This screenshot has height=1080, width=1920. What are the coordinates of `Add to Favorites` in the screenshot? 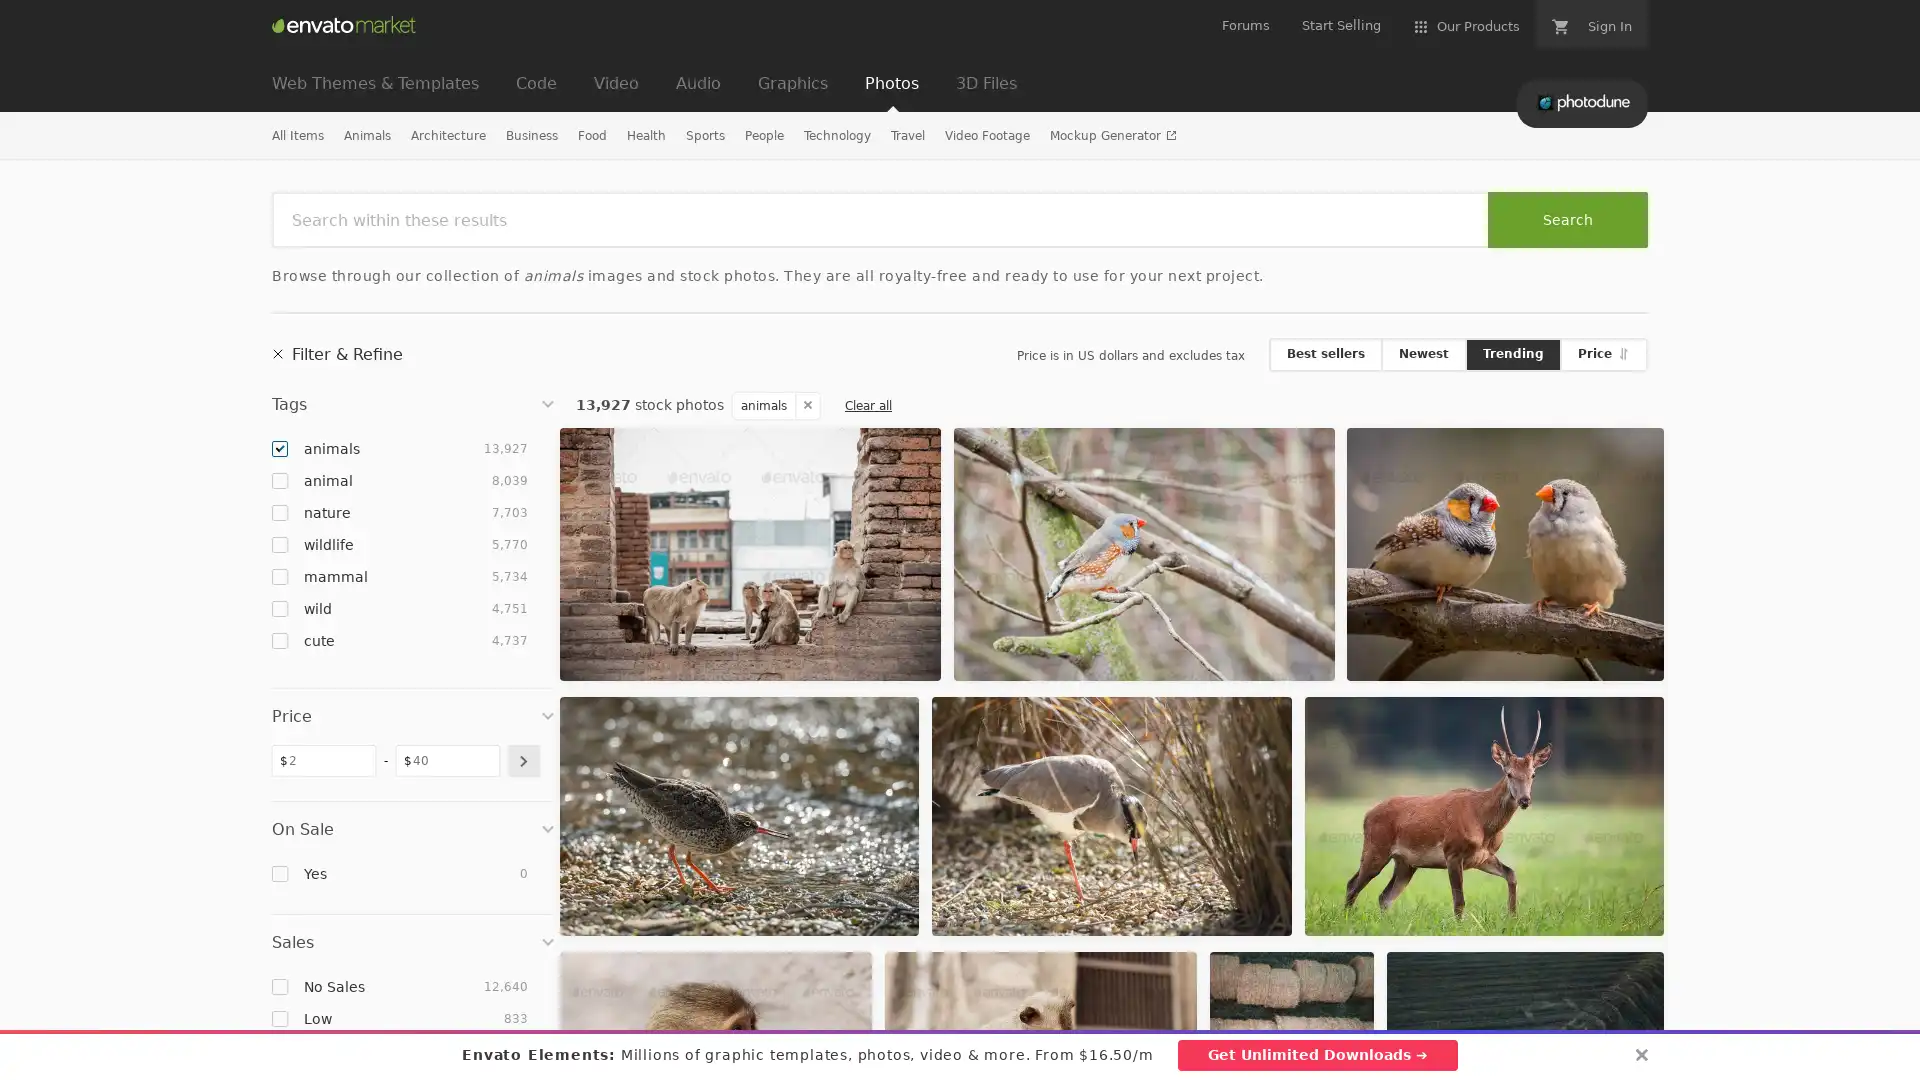 It's located at (1348, 975).